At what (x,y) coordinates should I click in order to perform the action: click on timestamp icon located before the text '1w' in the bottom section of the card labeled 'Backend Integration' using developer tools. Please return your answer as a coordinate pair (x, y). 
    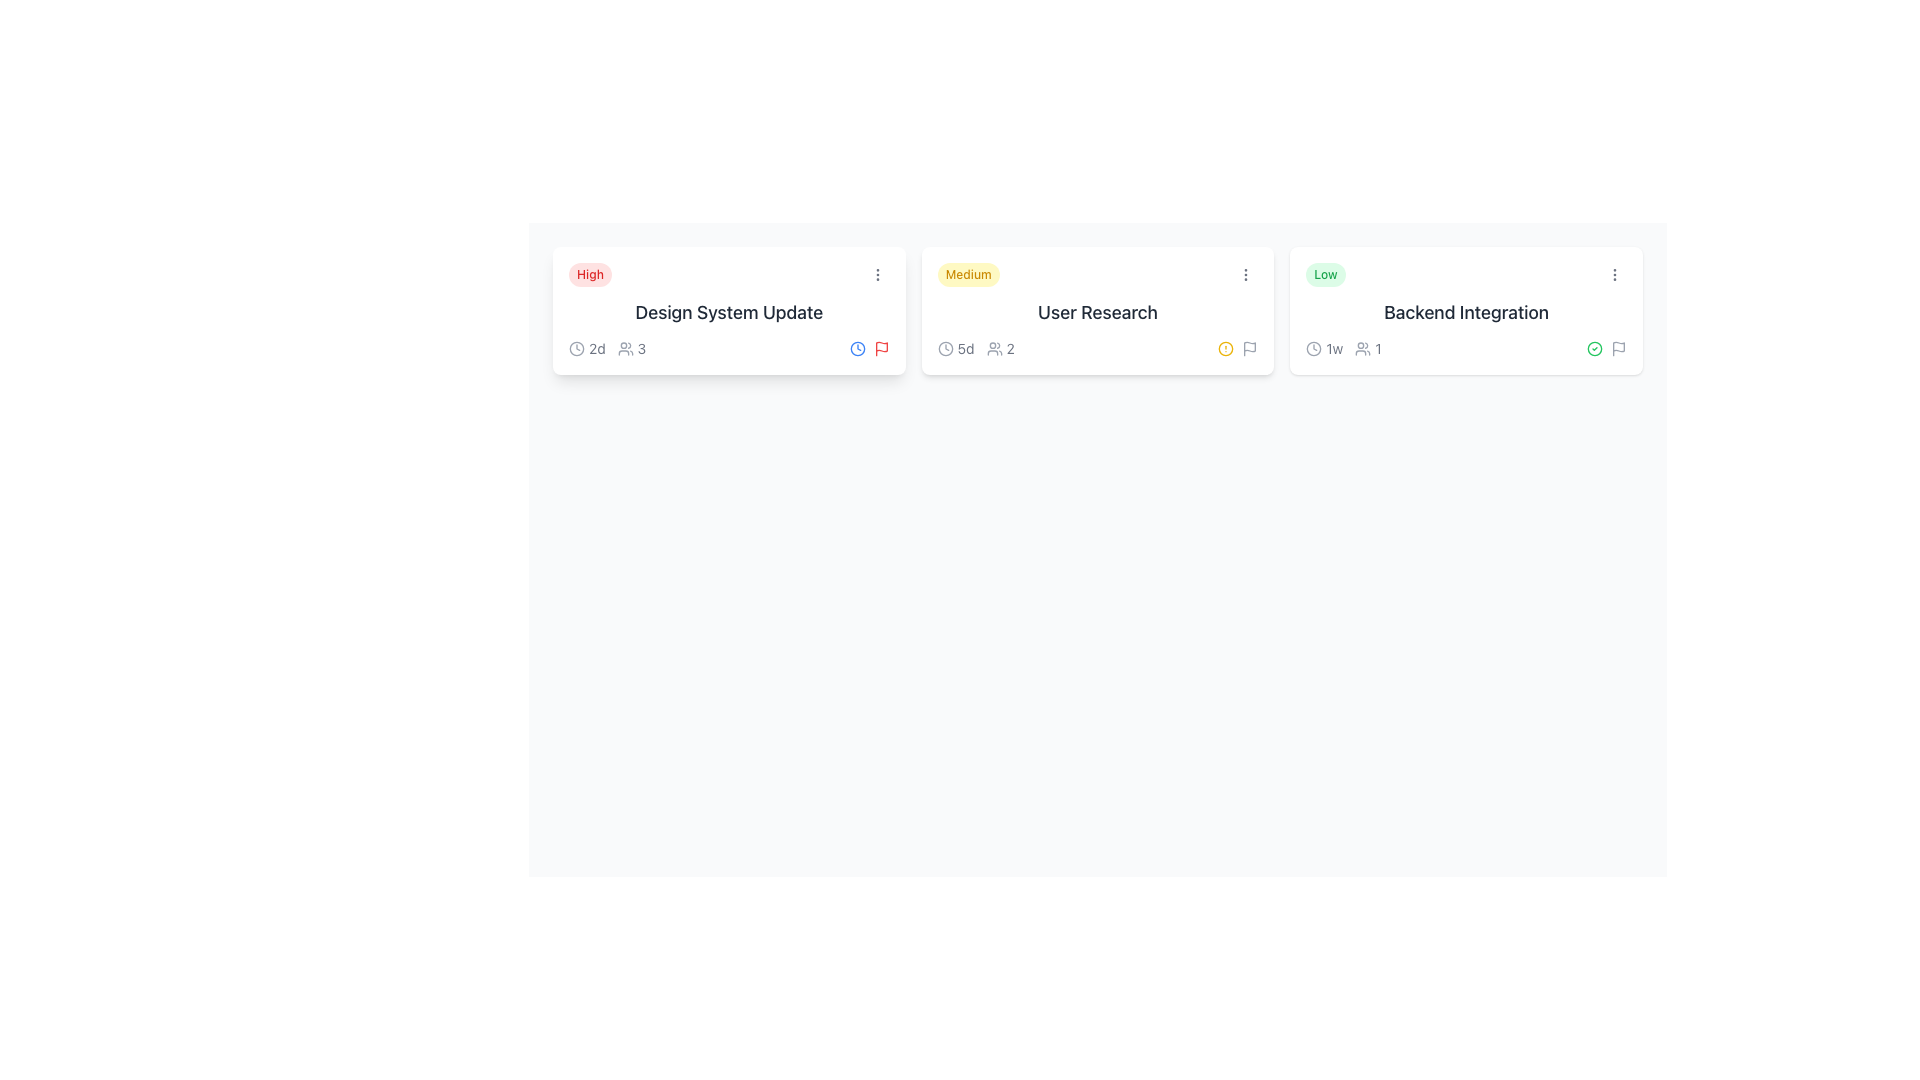
    Looking at the image, I should click on (1314, 347).